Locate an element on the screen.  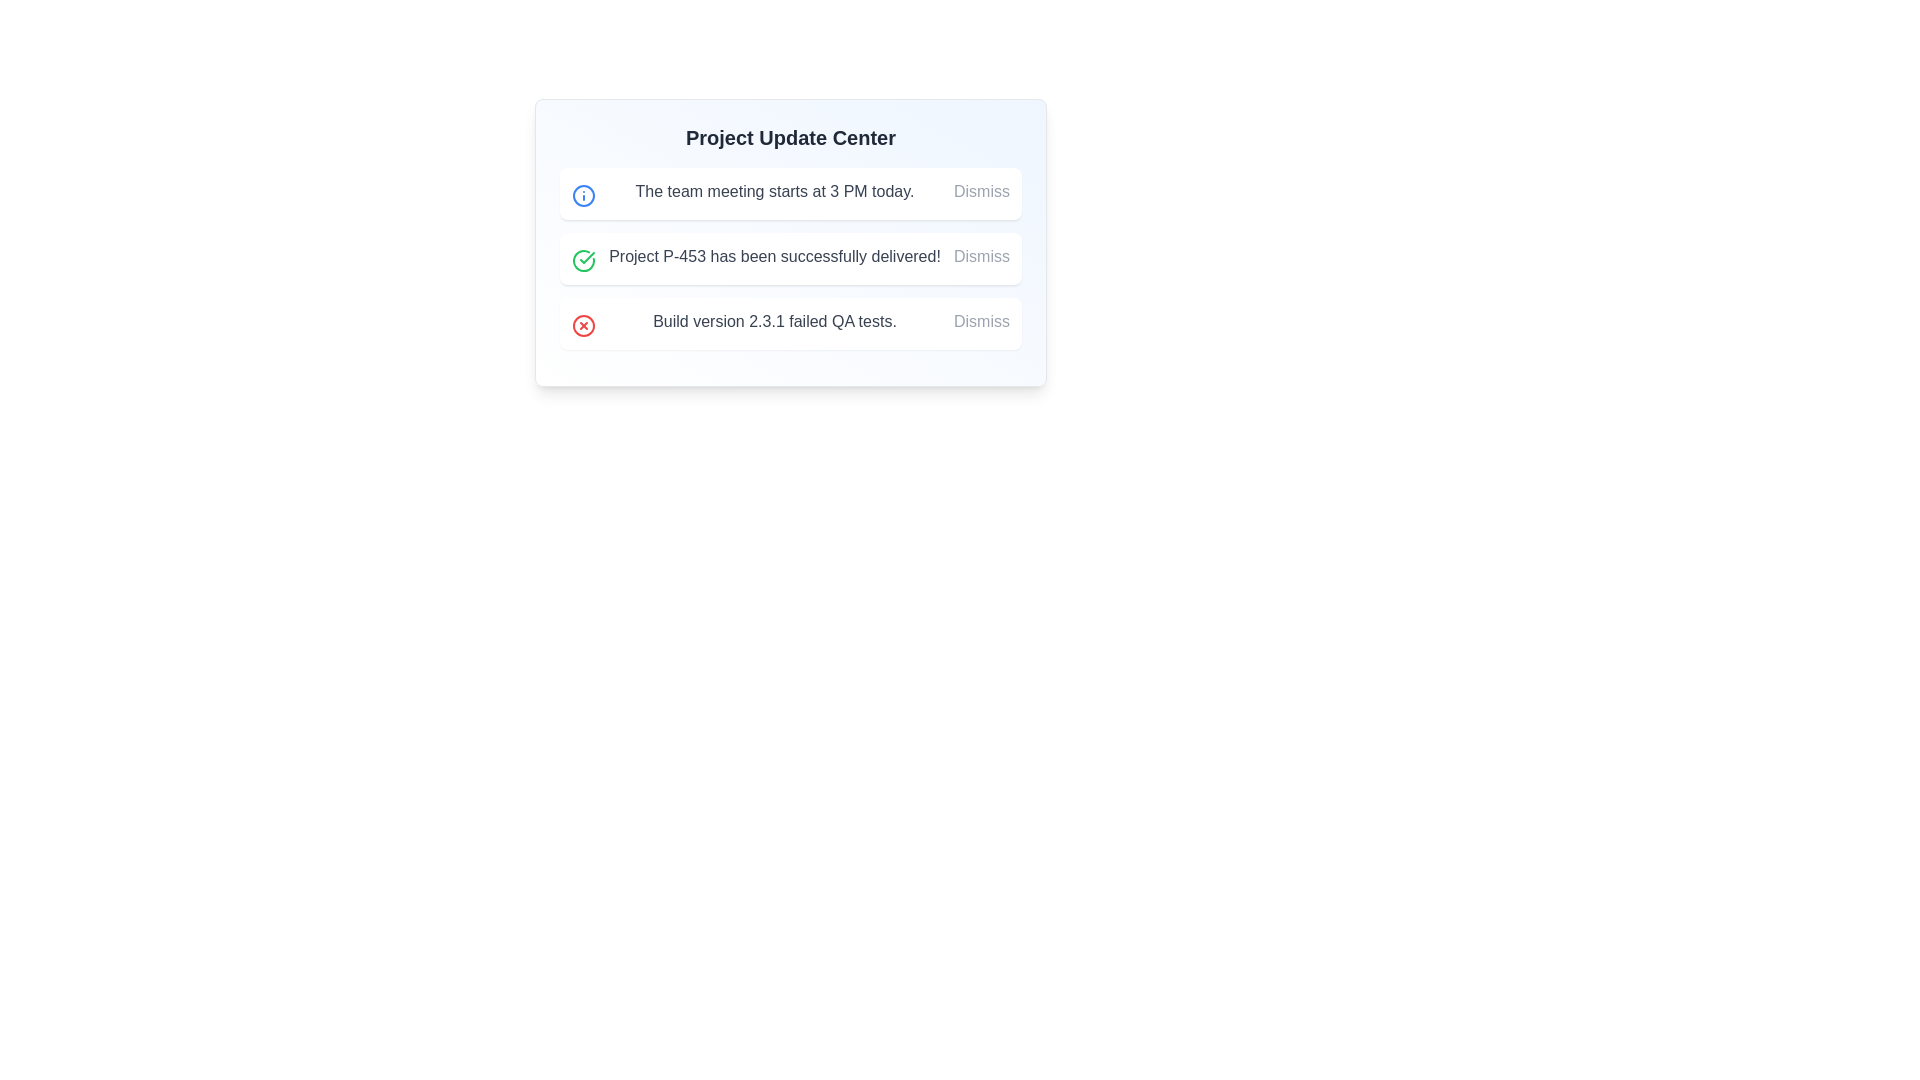
the Text Display that conveys information about a scheduled team meeting, located in the center of the notification card is located at coordinates (773, 192).